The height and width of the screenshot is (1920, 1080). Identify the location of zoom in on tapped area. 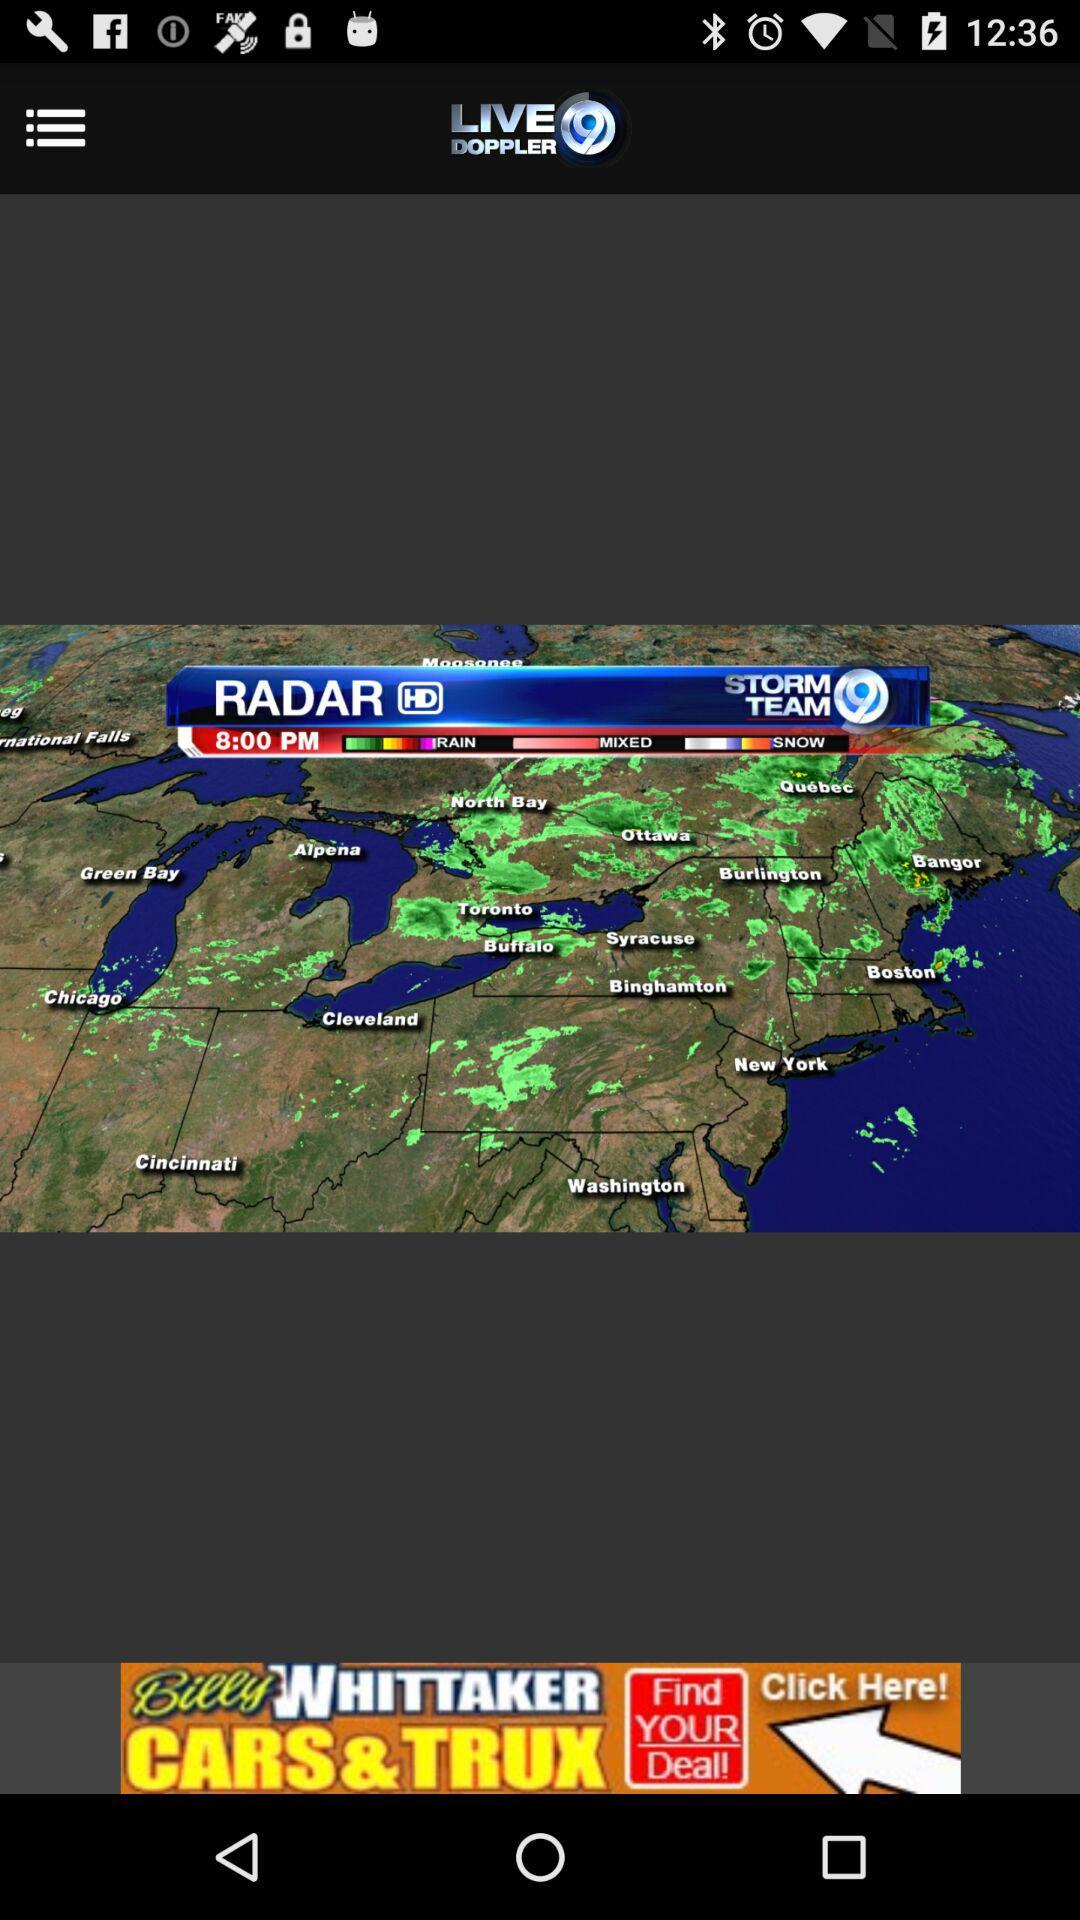
(540, 927).